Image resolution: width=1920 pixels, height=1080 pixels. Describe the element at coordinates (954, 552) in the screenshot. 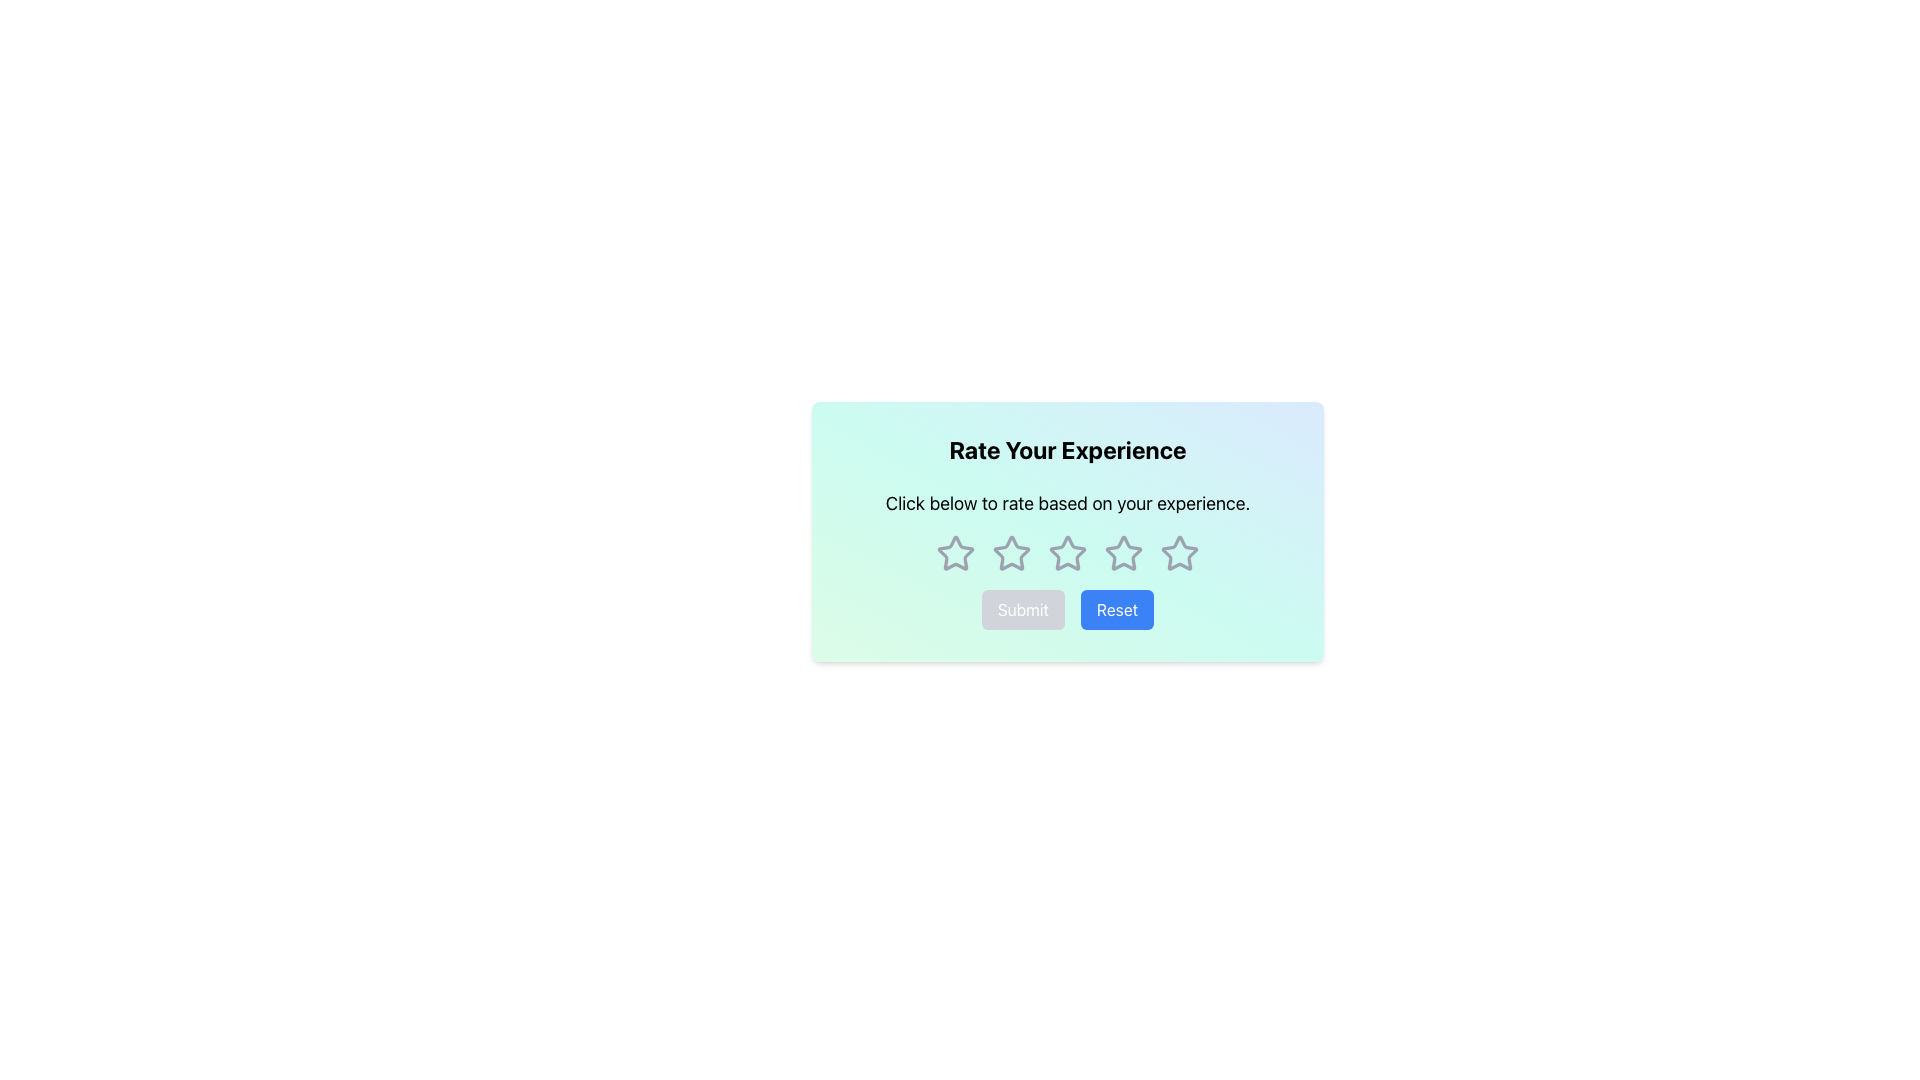

I see `the first interactive star icon in the rating system` at that location.